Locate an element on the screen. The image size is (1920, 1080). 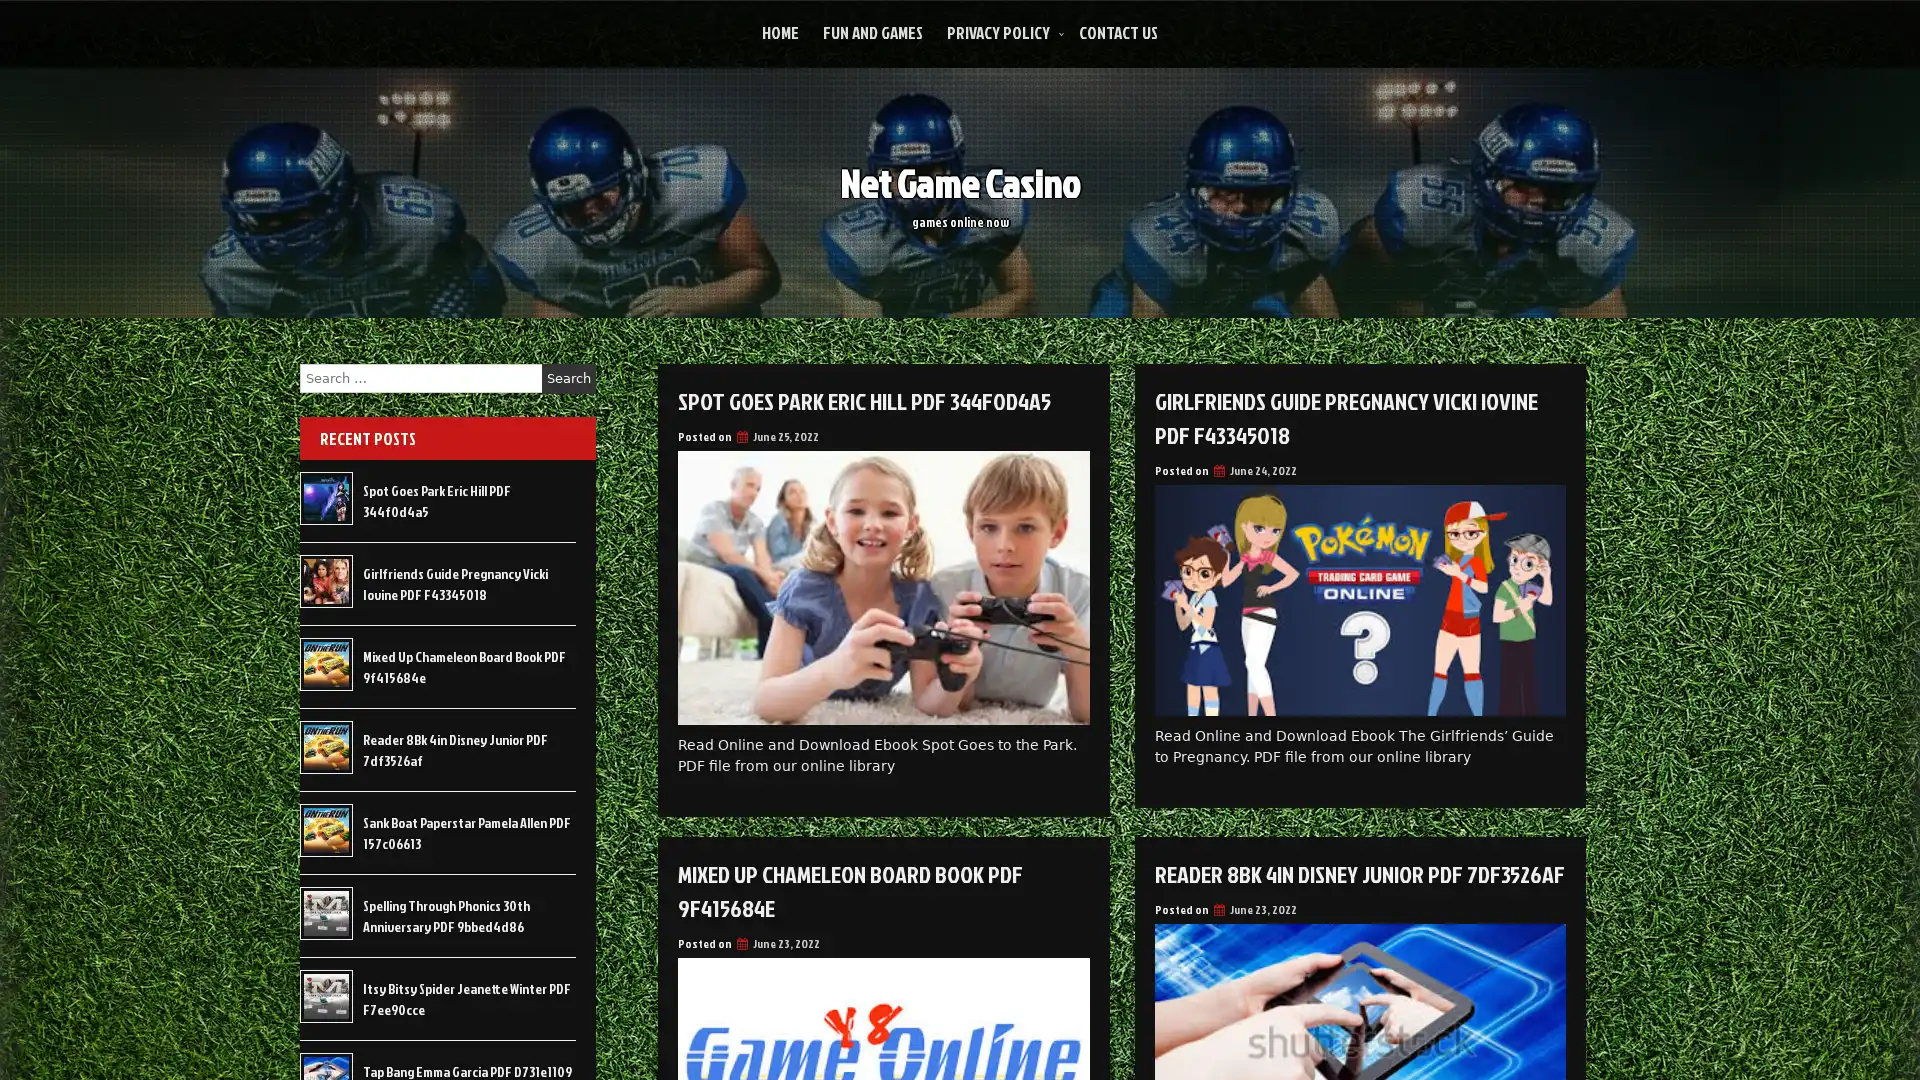
Search is located at coordinates (568, 378).